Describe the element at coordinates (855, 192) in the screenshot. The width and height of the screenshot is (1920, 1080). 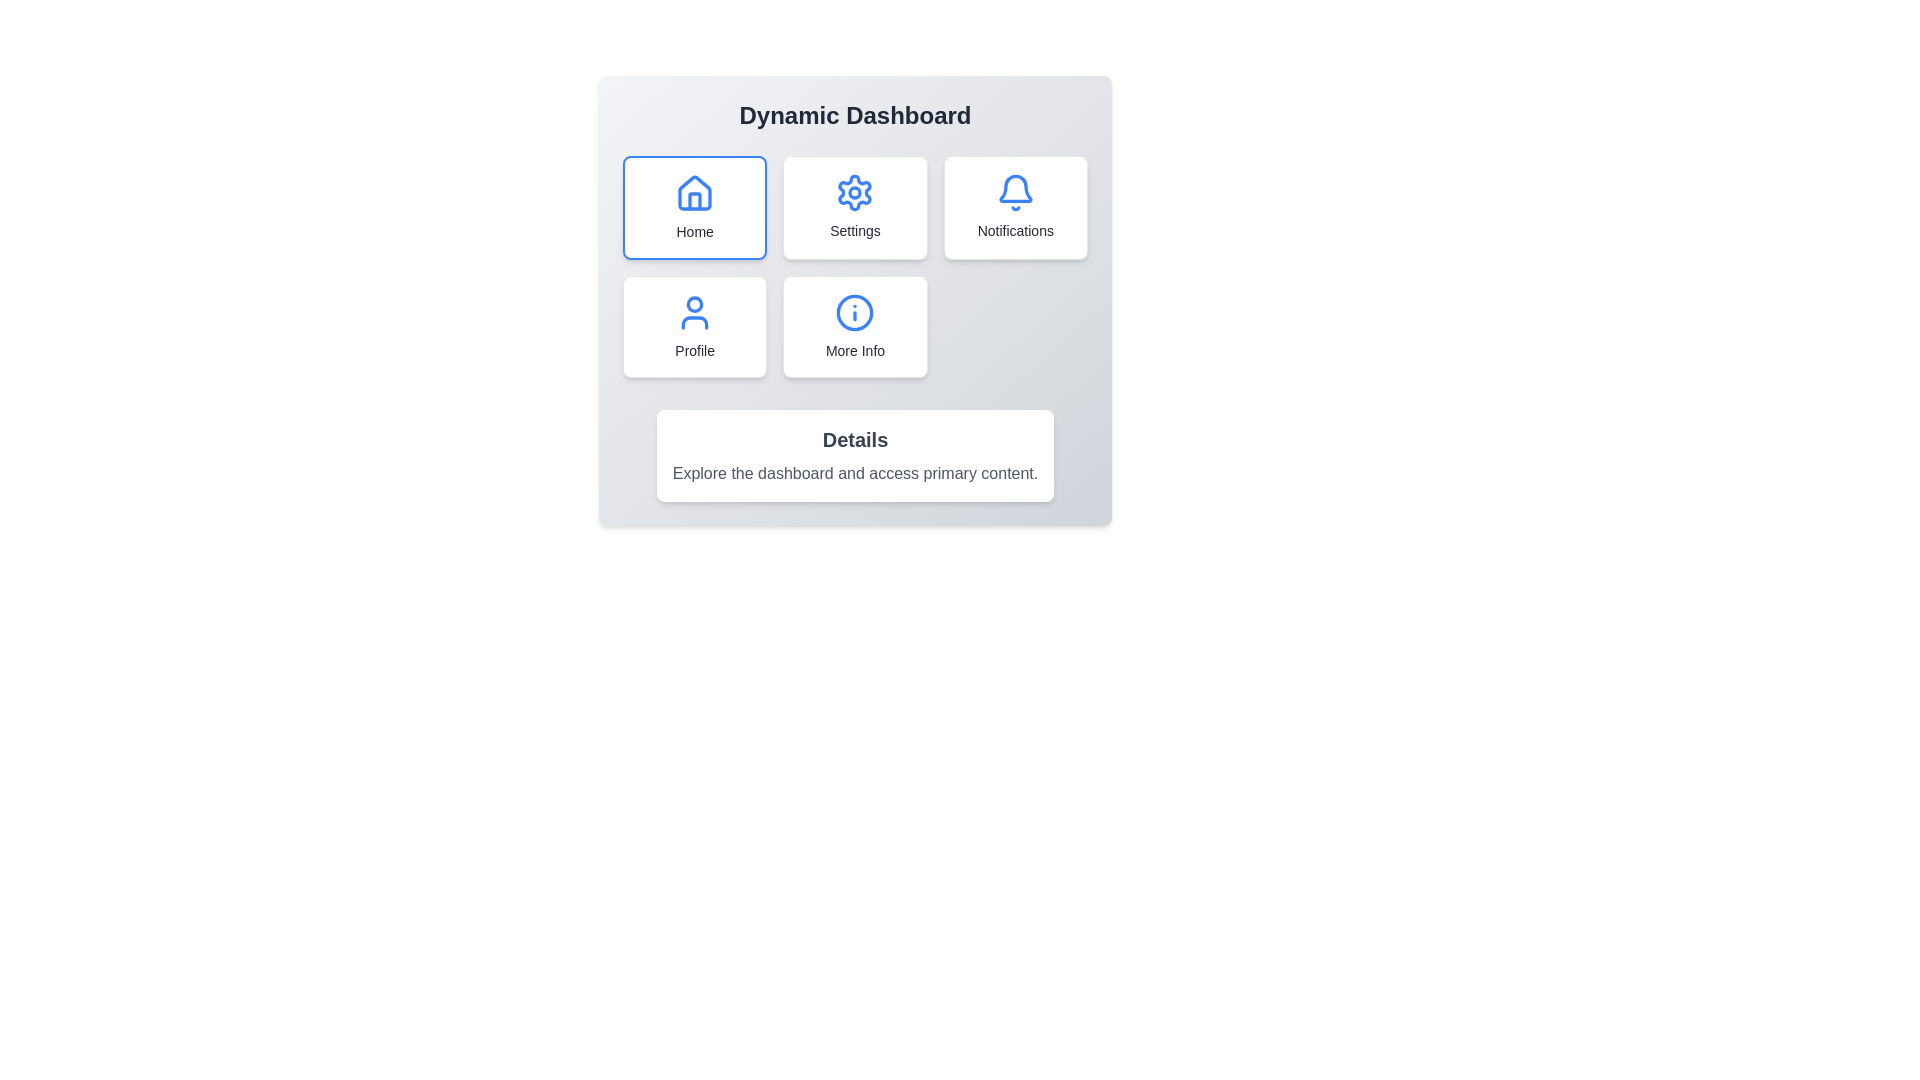
I see `the Circle element at the center of the 'Settings' icon in the dashboard interface, which is part of the gear icon's visual design` at that location.